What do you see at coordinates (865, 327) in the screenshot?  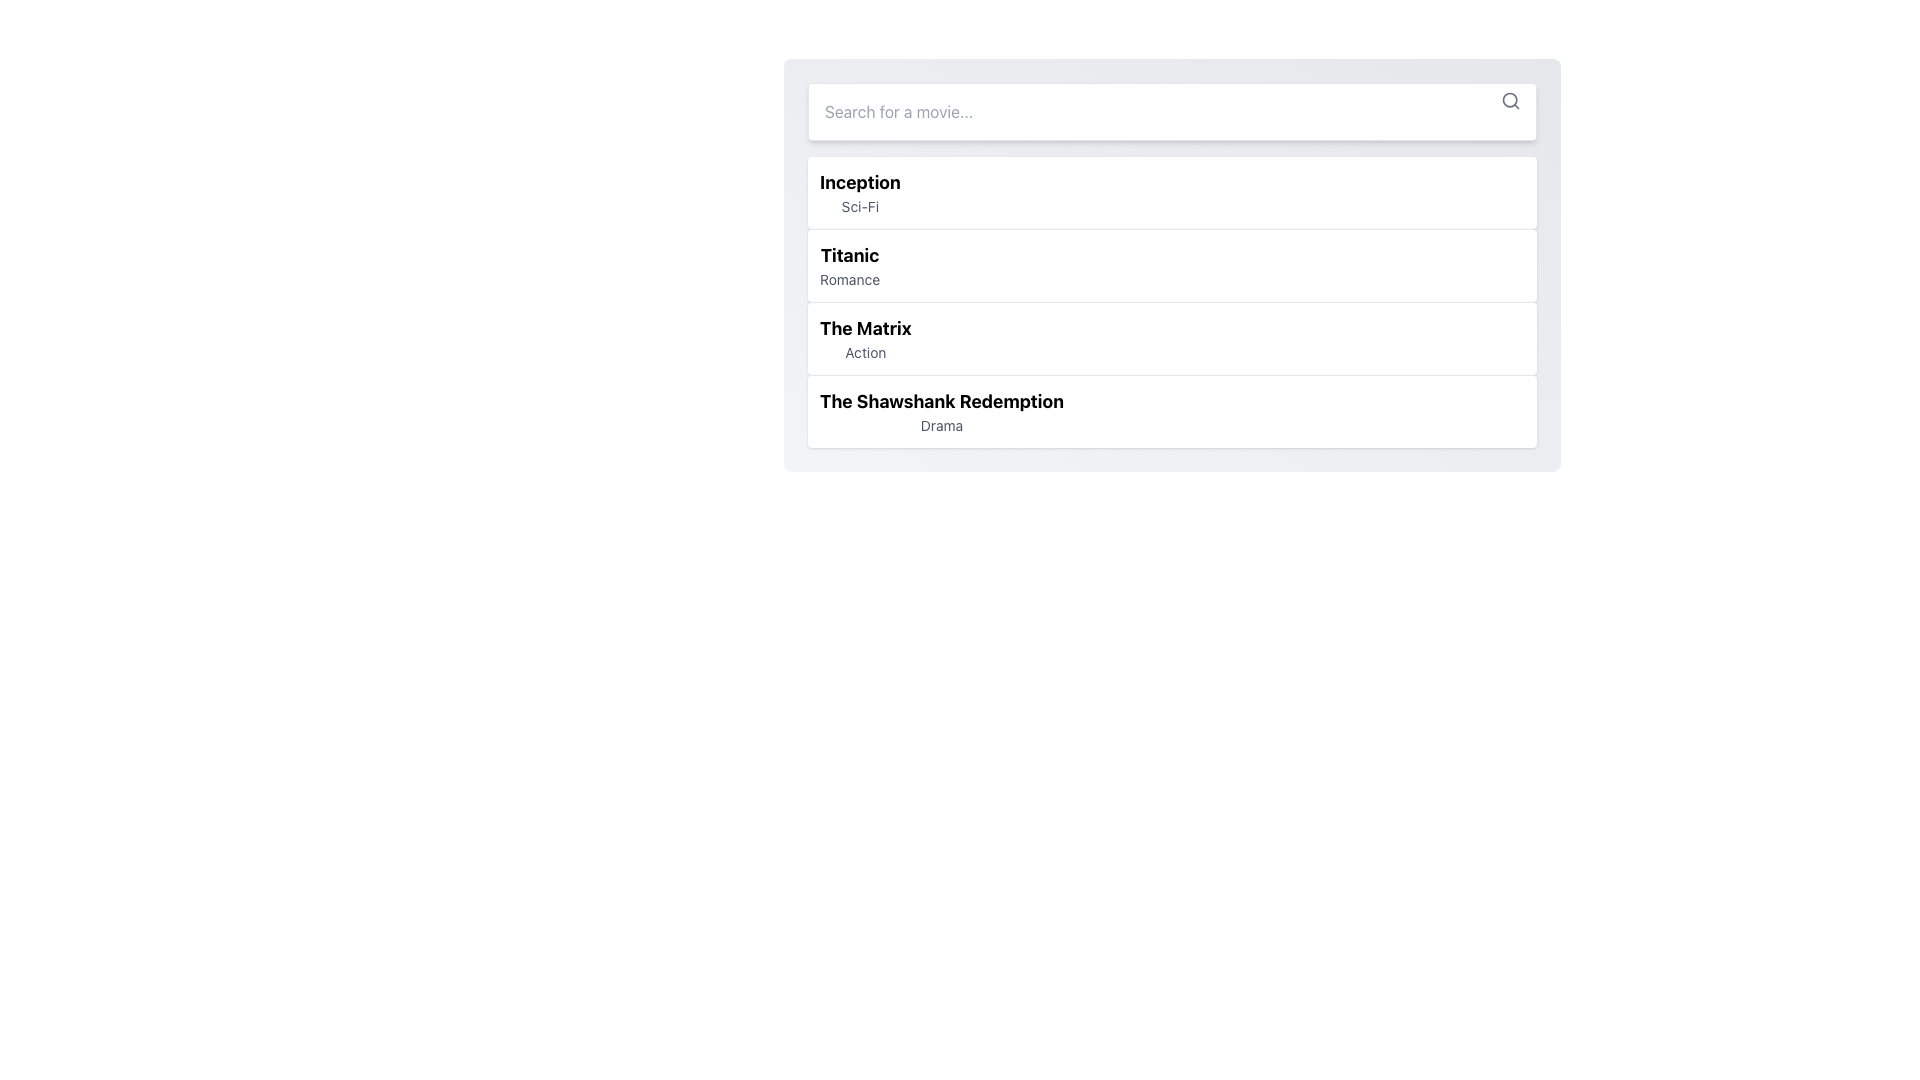 I see `the title text element for the movie 'The Matrix'` at bounding box center [865, 327].